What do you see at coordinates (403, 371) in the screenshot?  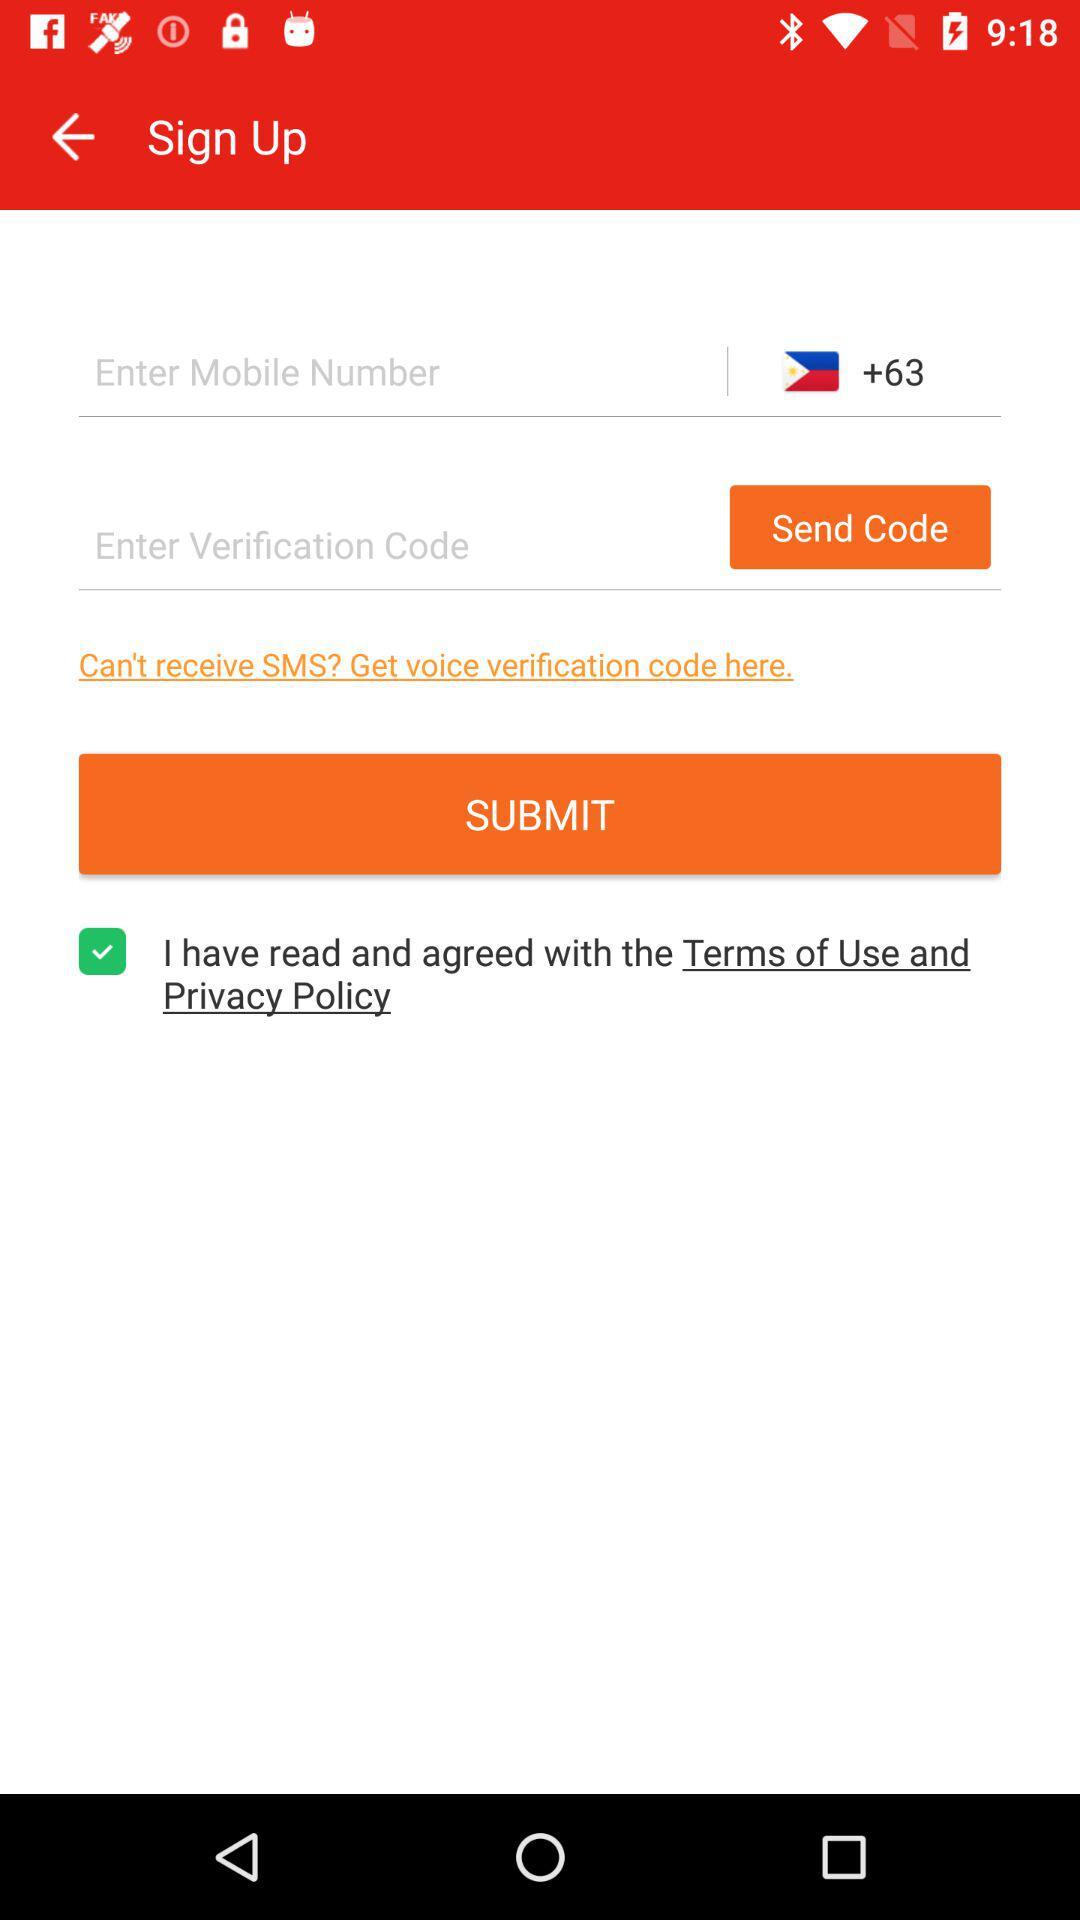 I see `phone number` at bounding box center [403, 371].